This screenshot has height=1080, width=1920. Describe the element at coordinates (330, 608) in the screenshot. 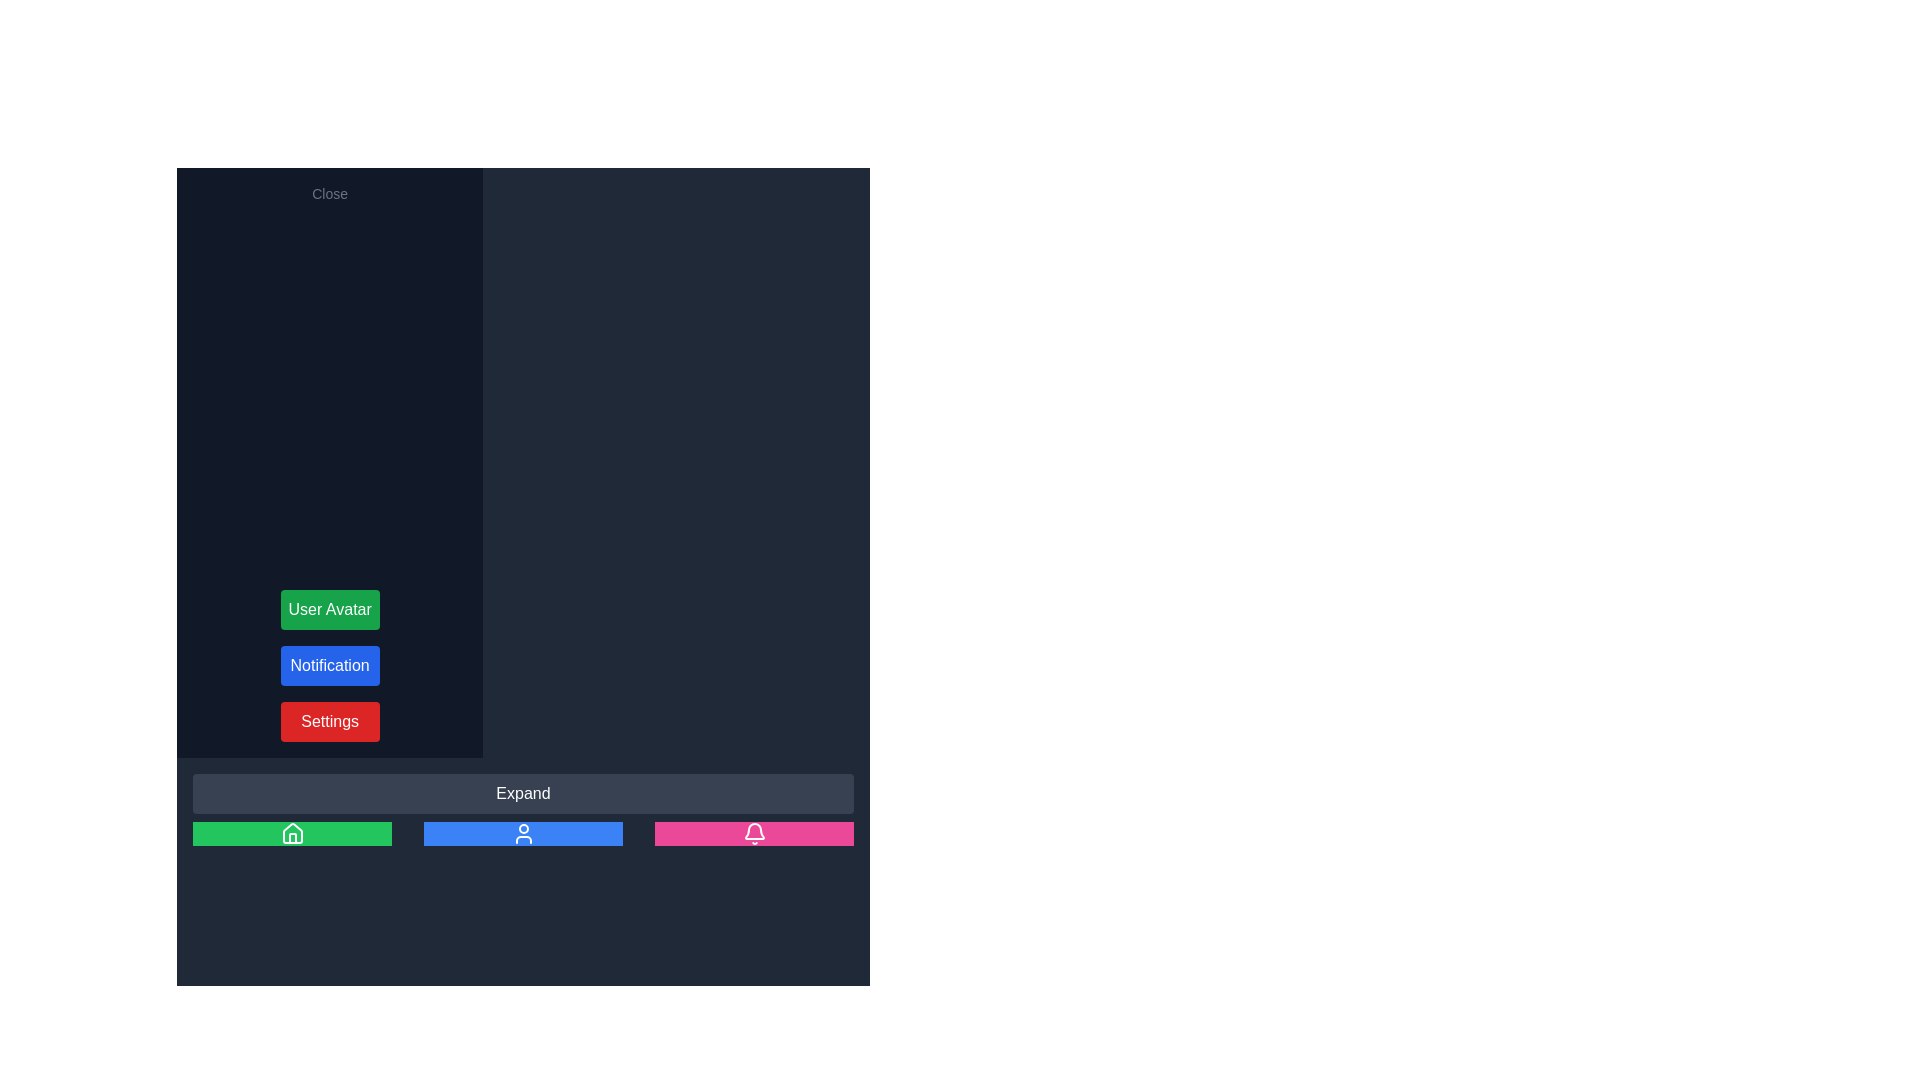

I see `the 'User Avatar' button, which is a green rectangular element with rounded corners and white text, positioned at the top of three vertically aligned buttons` at that location.